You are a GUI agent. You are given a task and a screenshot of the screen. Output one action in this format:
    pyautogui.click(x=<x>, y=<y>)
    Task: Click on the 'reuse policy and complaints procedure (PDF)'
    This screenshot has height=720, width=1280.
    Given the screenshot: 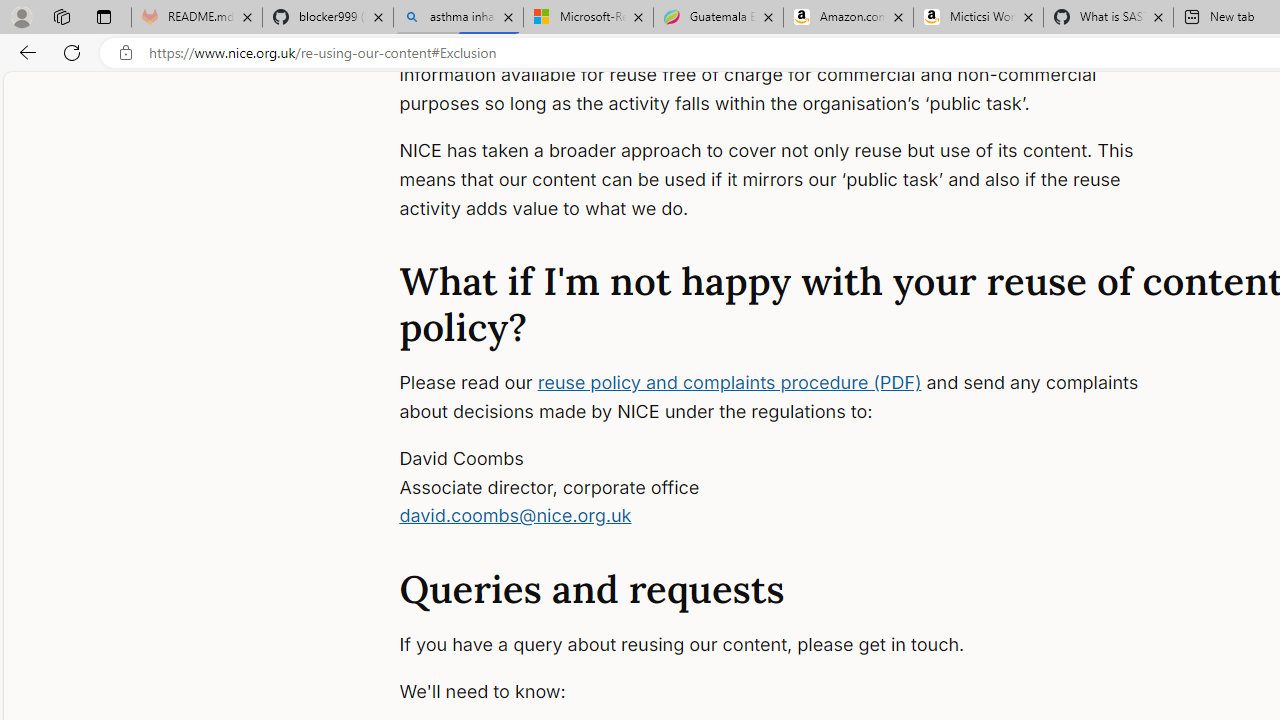 What is the action you would take?
    pyautogui.click(x=728, y=383)
    